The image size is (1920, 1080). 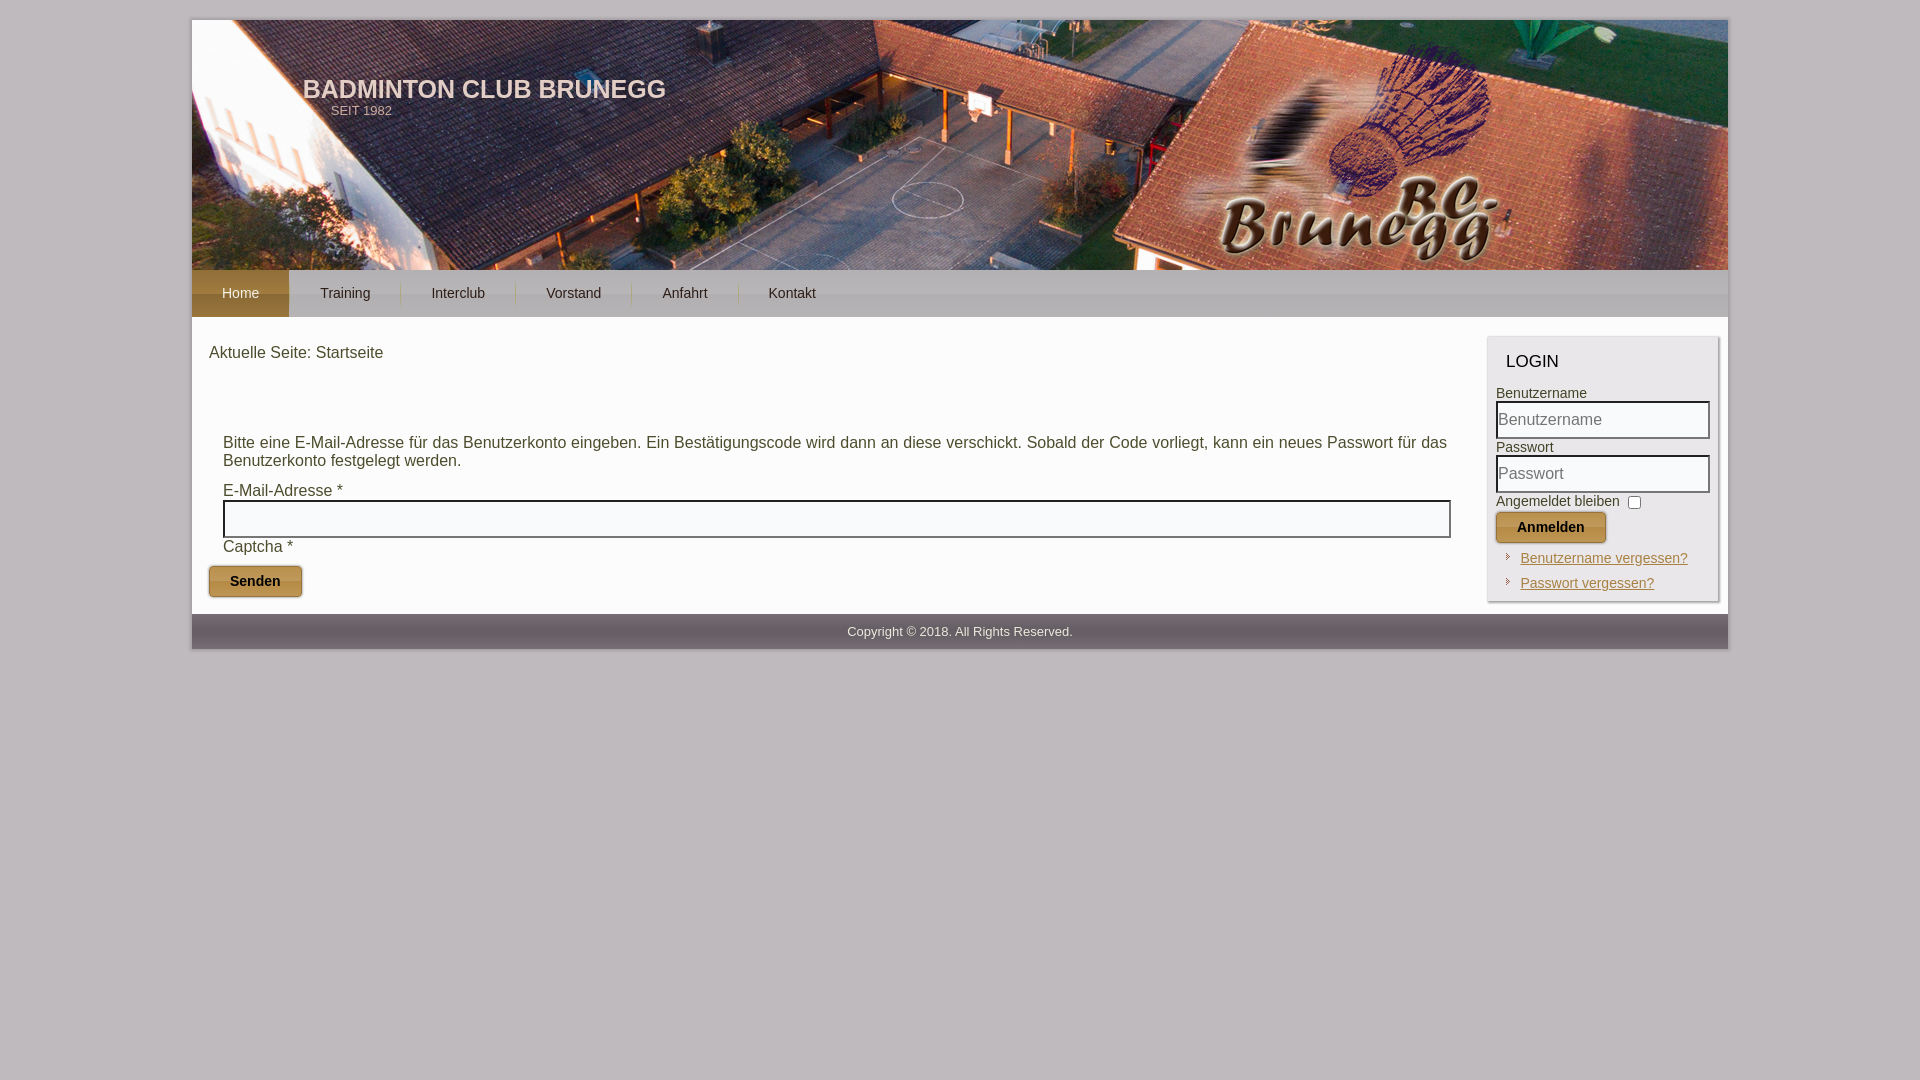 What do you see at coordinates (456, 293) in the screenshot?
I see `'Interclub'` at bounding box center [456, 293].